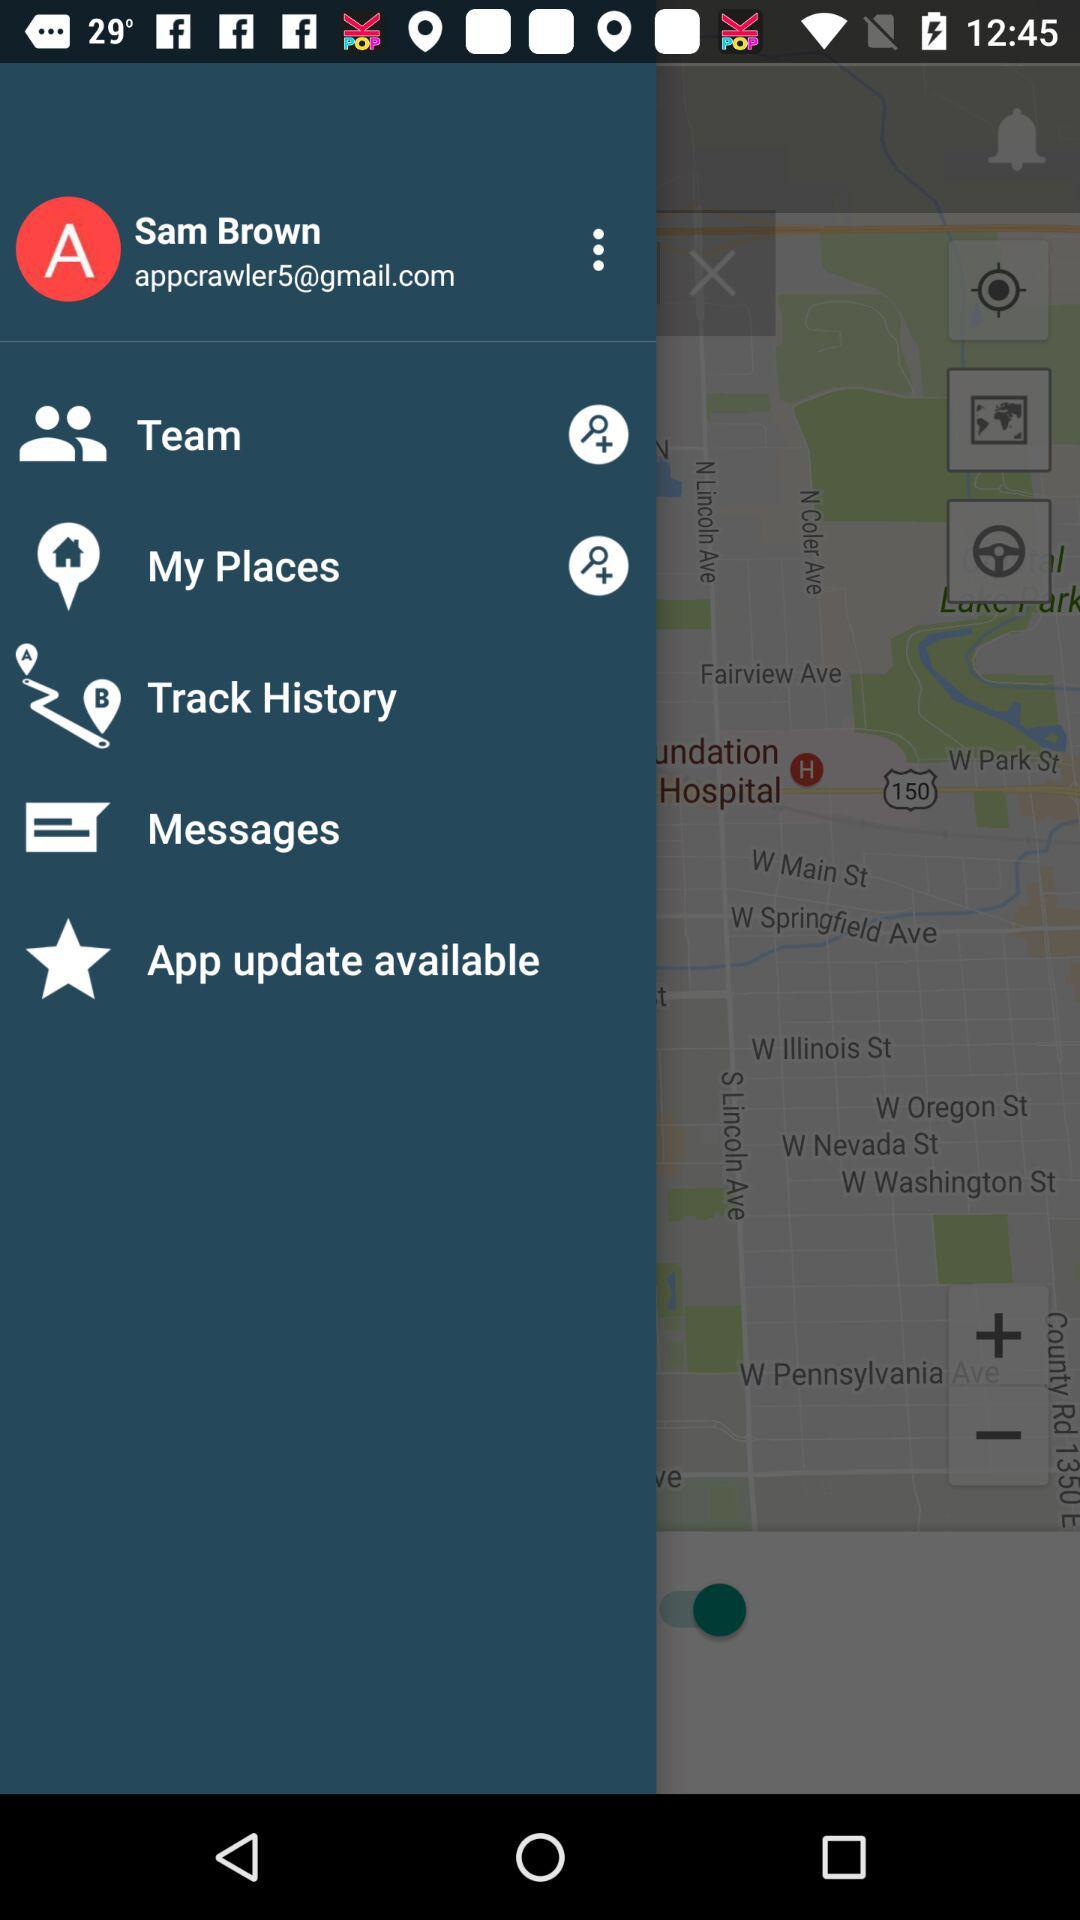 The height and width of the screenshot is (1920, 1080). What do you see at coordinates (998, 1333) in the screenshot?
I see `the add icon` at bounding box center [998, 1333].